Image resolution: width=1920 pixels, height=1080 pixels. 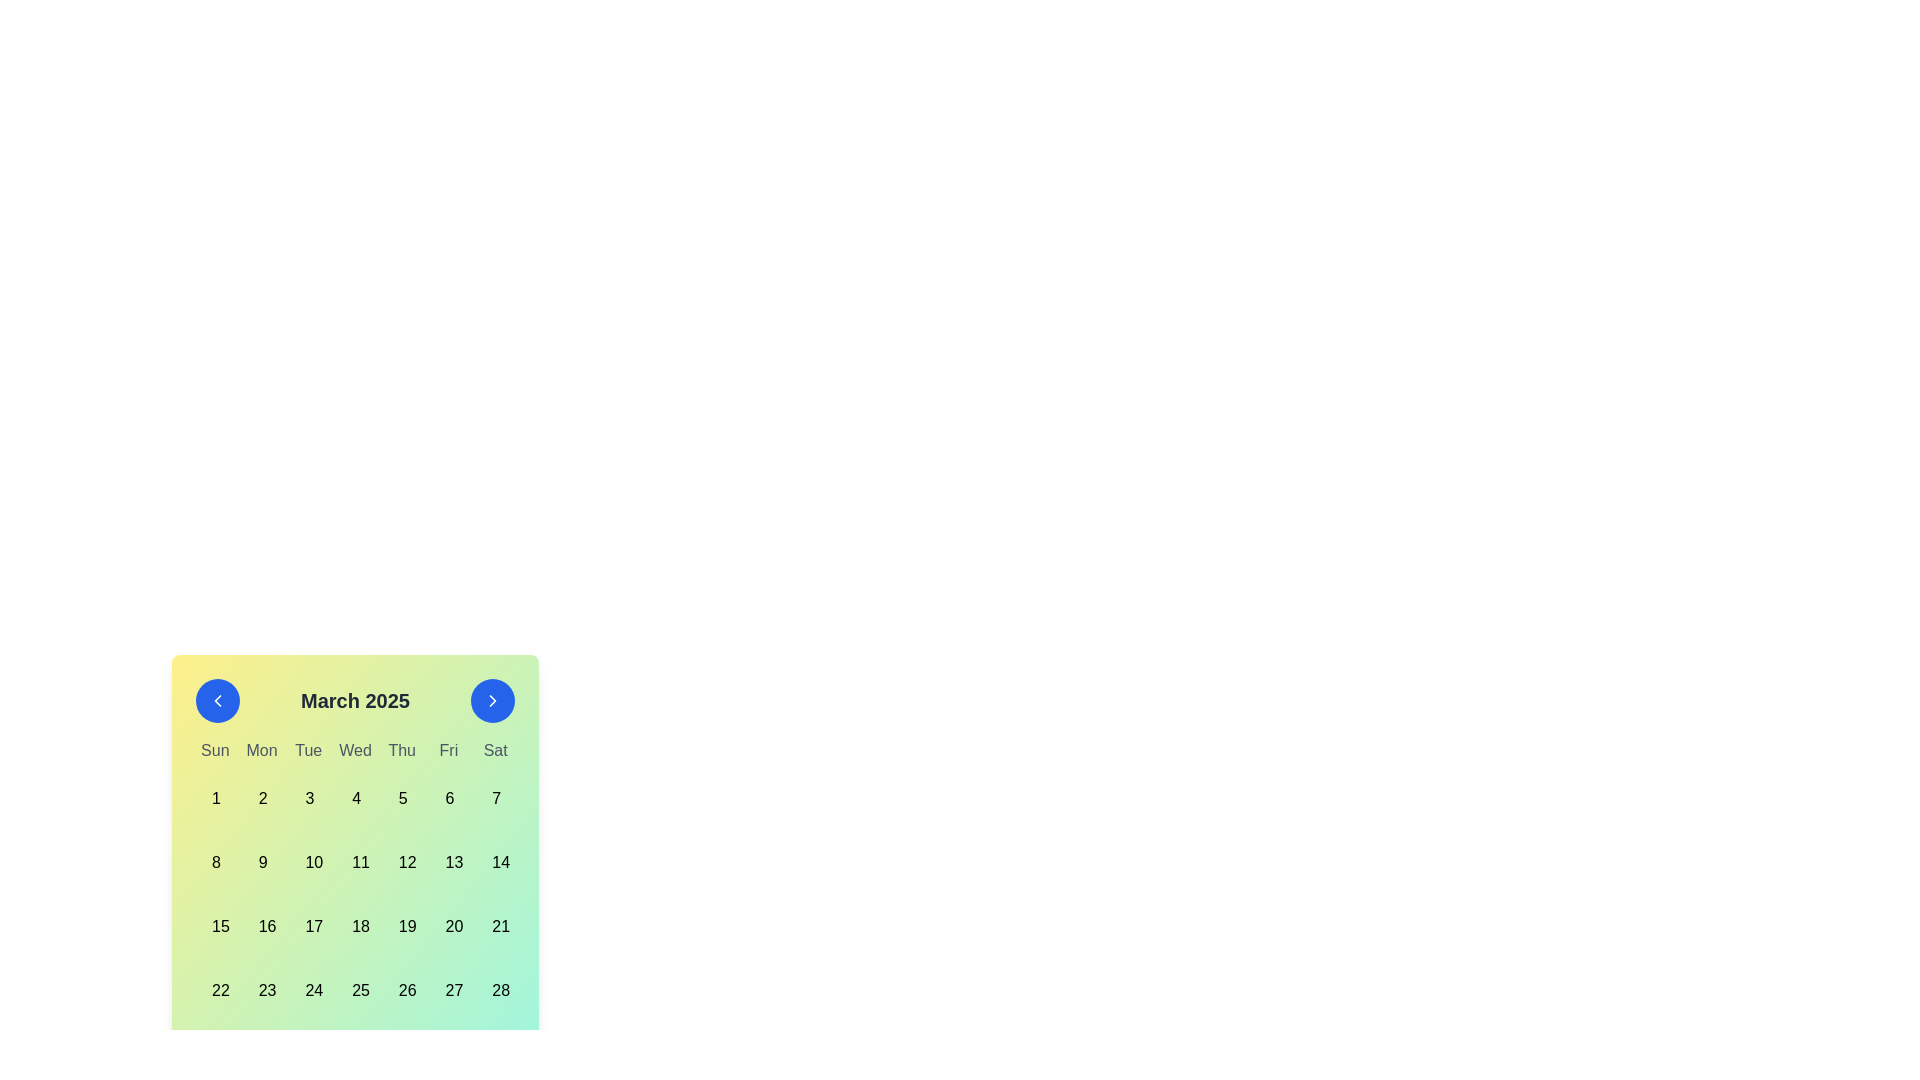 I want to click on the label indicating 'Wed' in the calendar's header row, positioned between 'Tue' and 'Thu', so click(x=355, y=751).